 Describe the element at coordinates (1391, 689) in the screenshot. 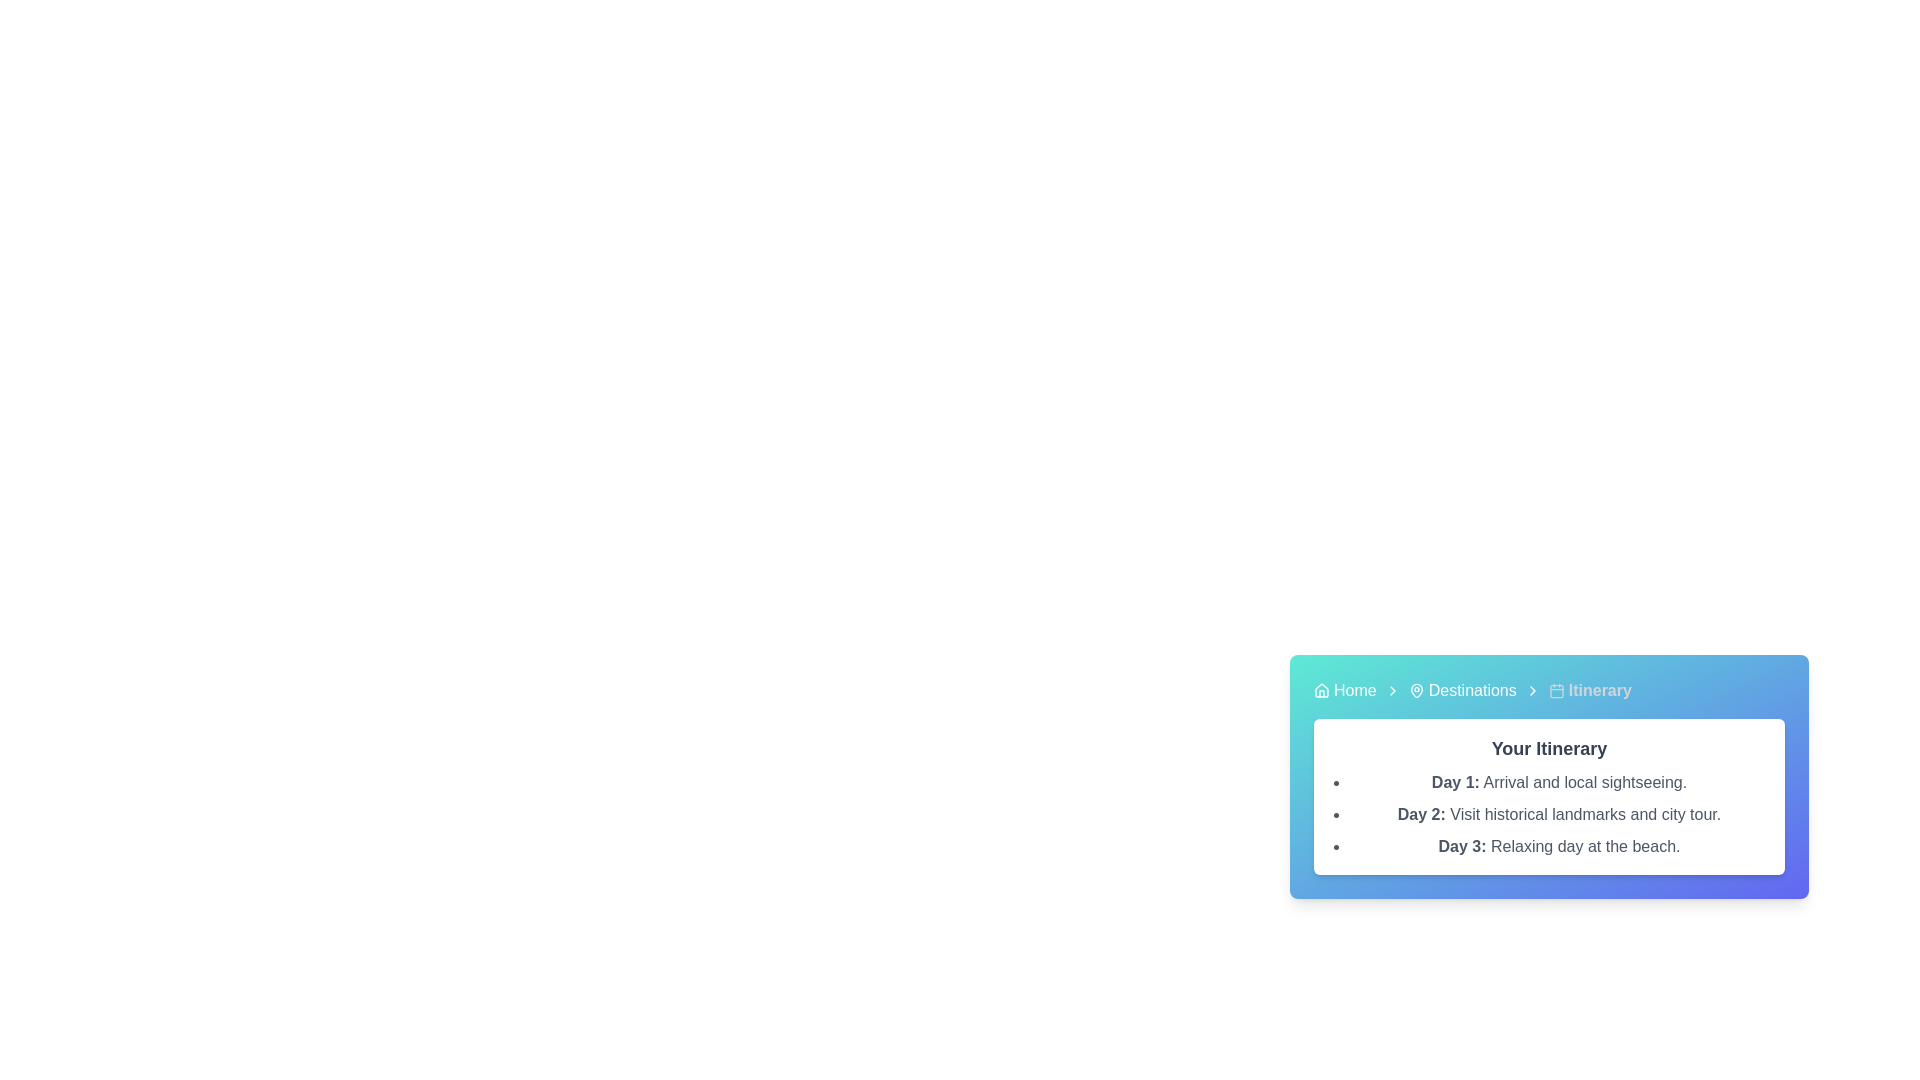

I see `the breadcrumb separator icon located between the 'Home' and 'Destinations' links in the navigation bar` at that location.